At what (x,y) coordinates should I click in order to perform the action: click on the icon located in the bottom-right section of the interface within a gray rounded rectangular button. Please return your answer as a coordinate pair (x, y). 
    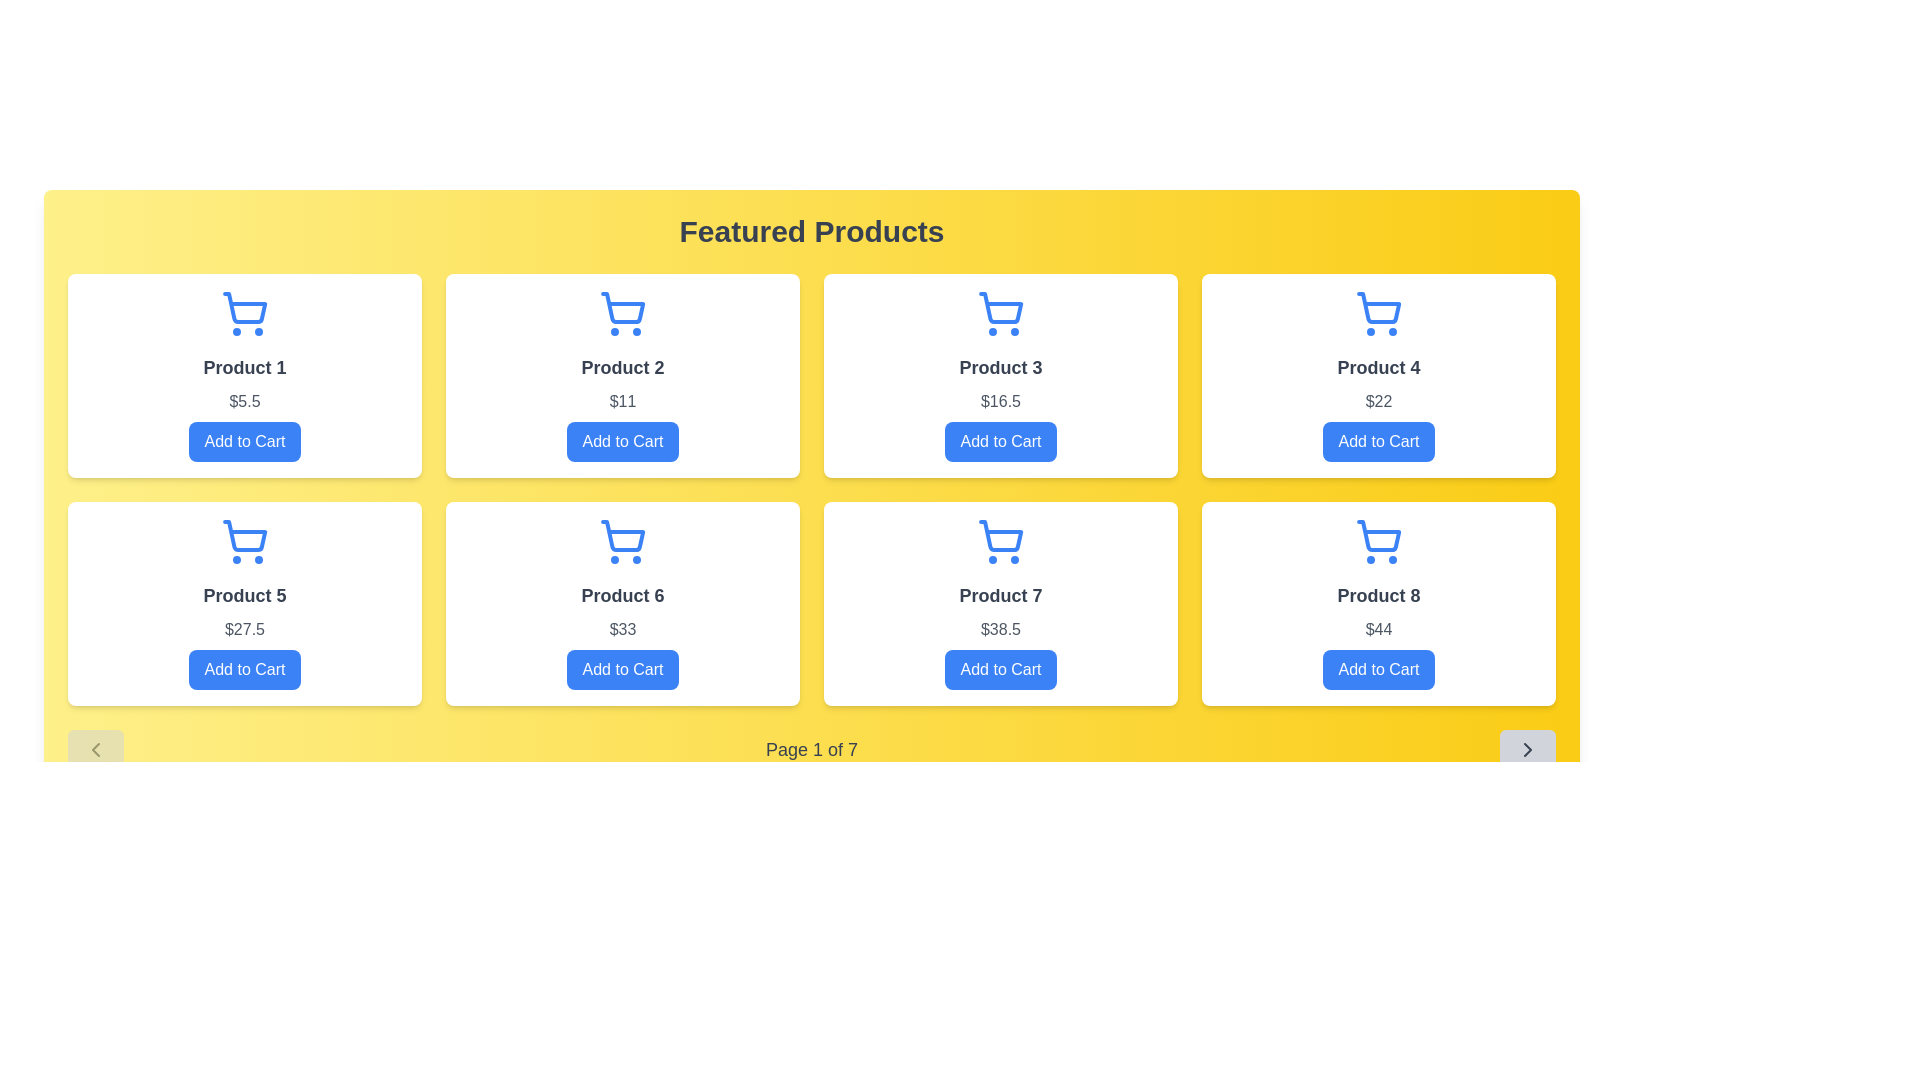
    Looking at the image, I should click on (1526, 749).